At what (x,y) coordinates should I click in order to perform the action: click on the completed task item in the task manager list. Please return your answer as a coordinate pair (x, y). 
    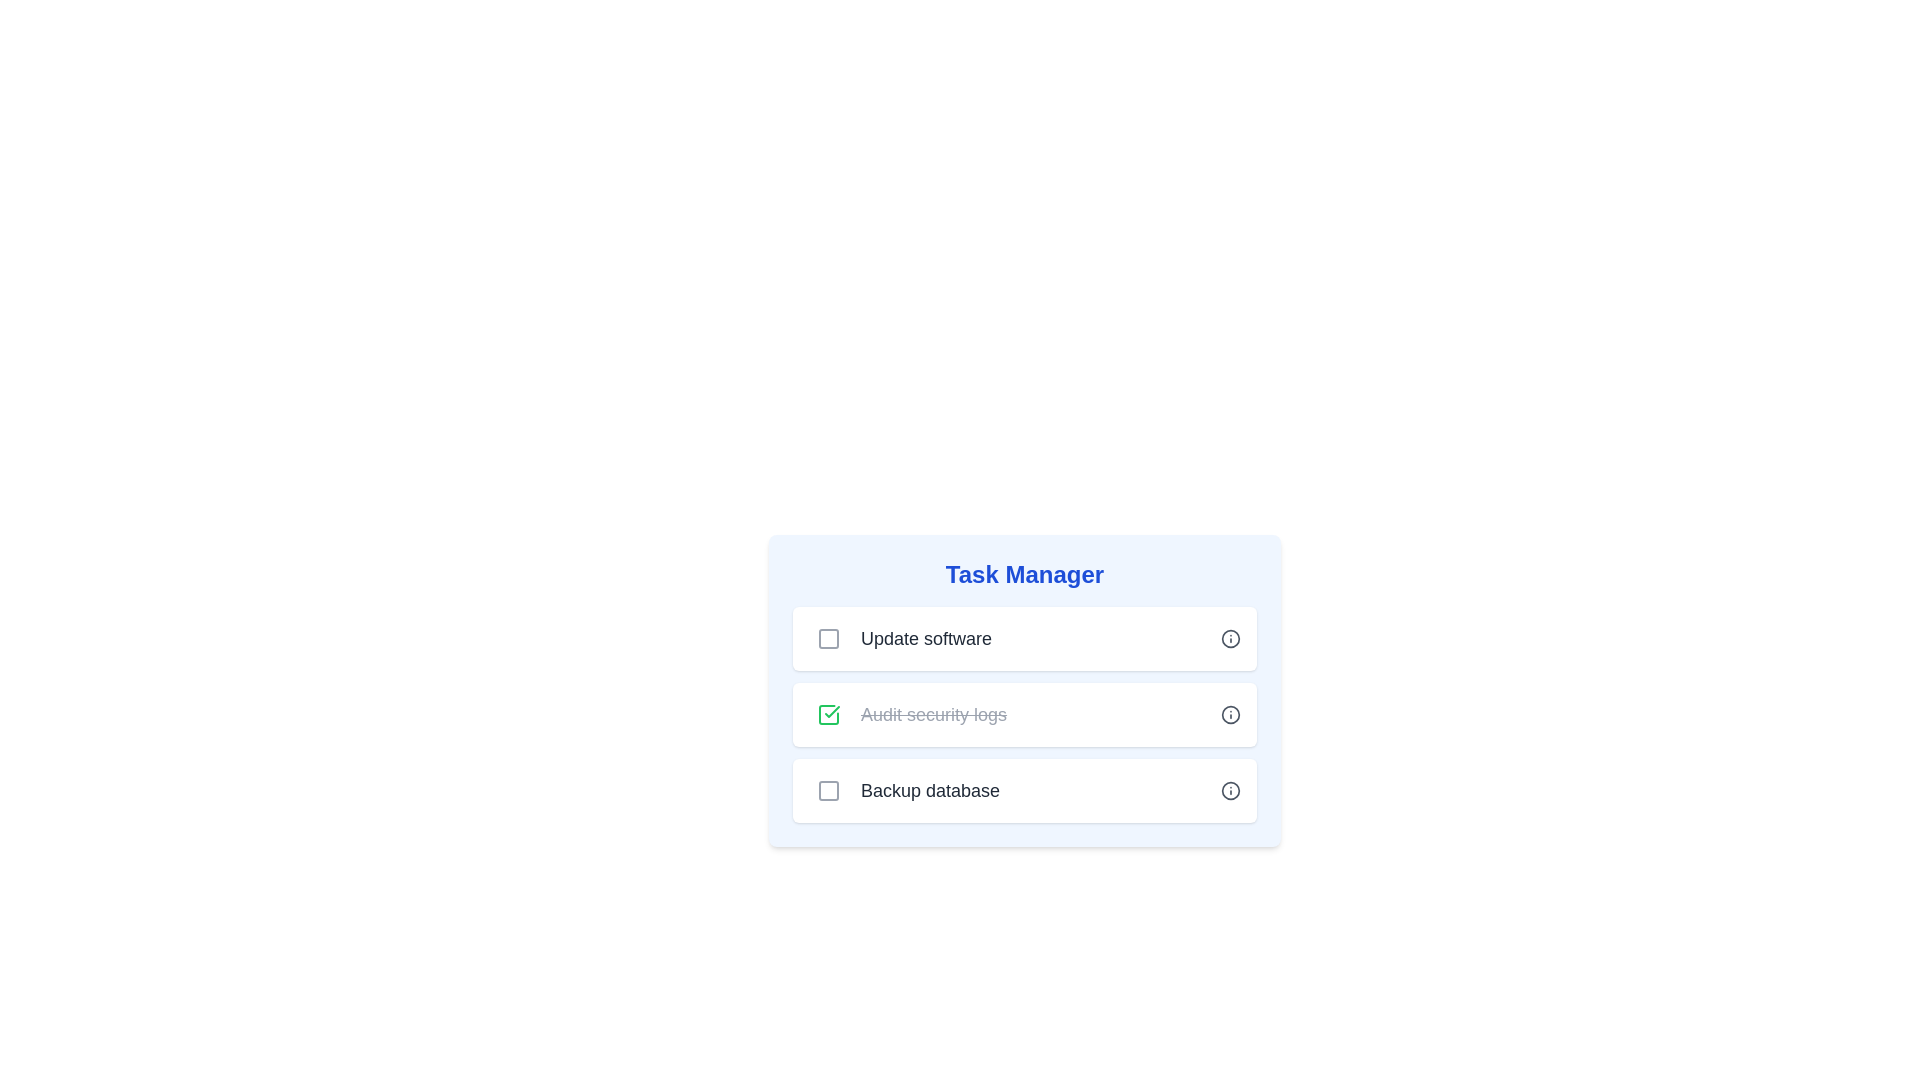
    Looking at the image, I should click on (906, 713).